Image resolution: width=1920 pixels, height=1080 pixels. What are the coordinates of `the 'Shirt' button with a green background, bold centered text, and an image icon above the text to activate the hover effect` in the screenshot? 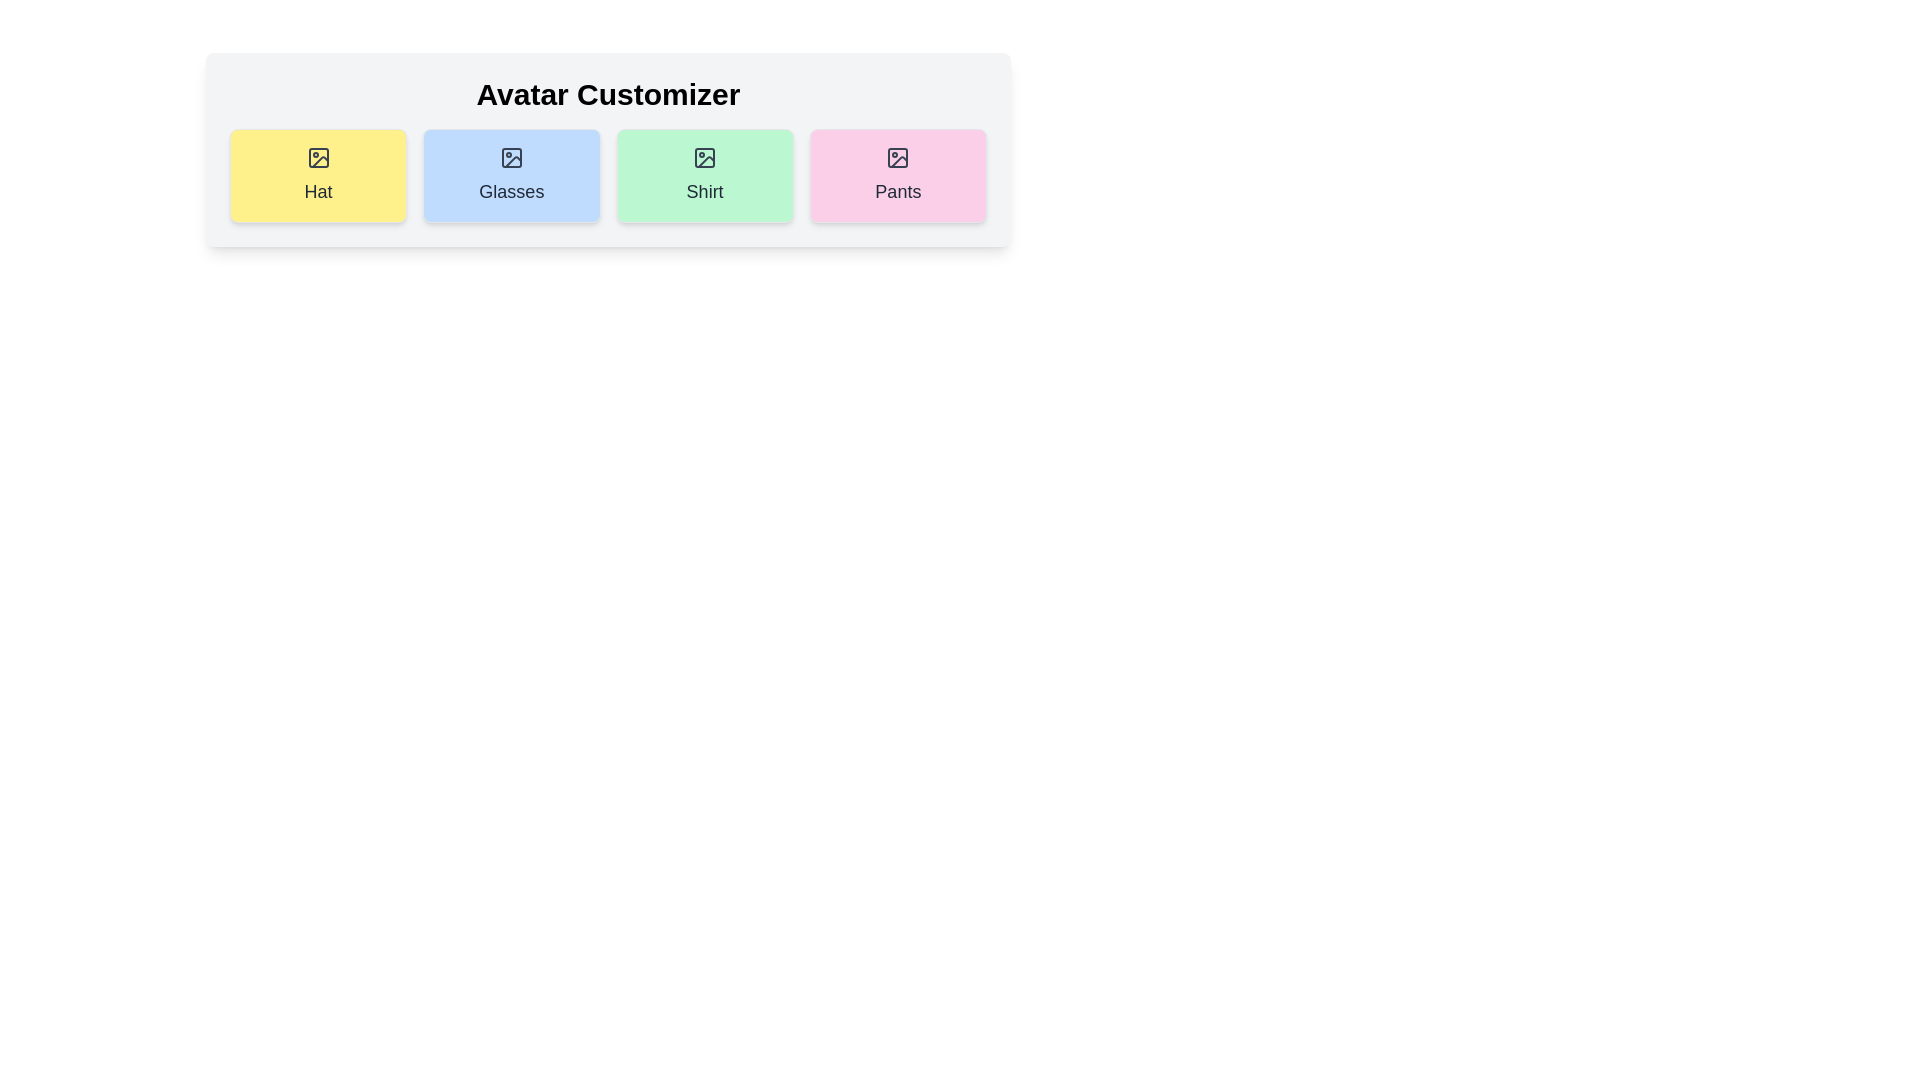 It's located at (705, 175).